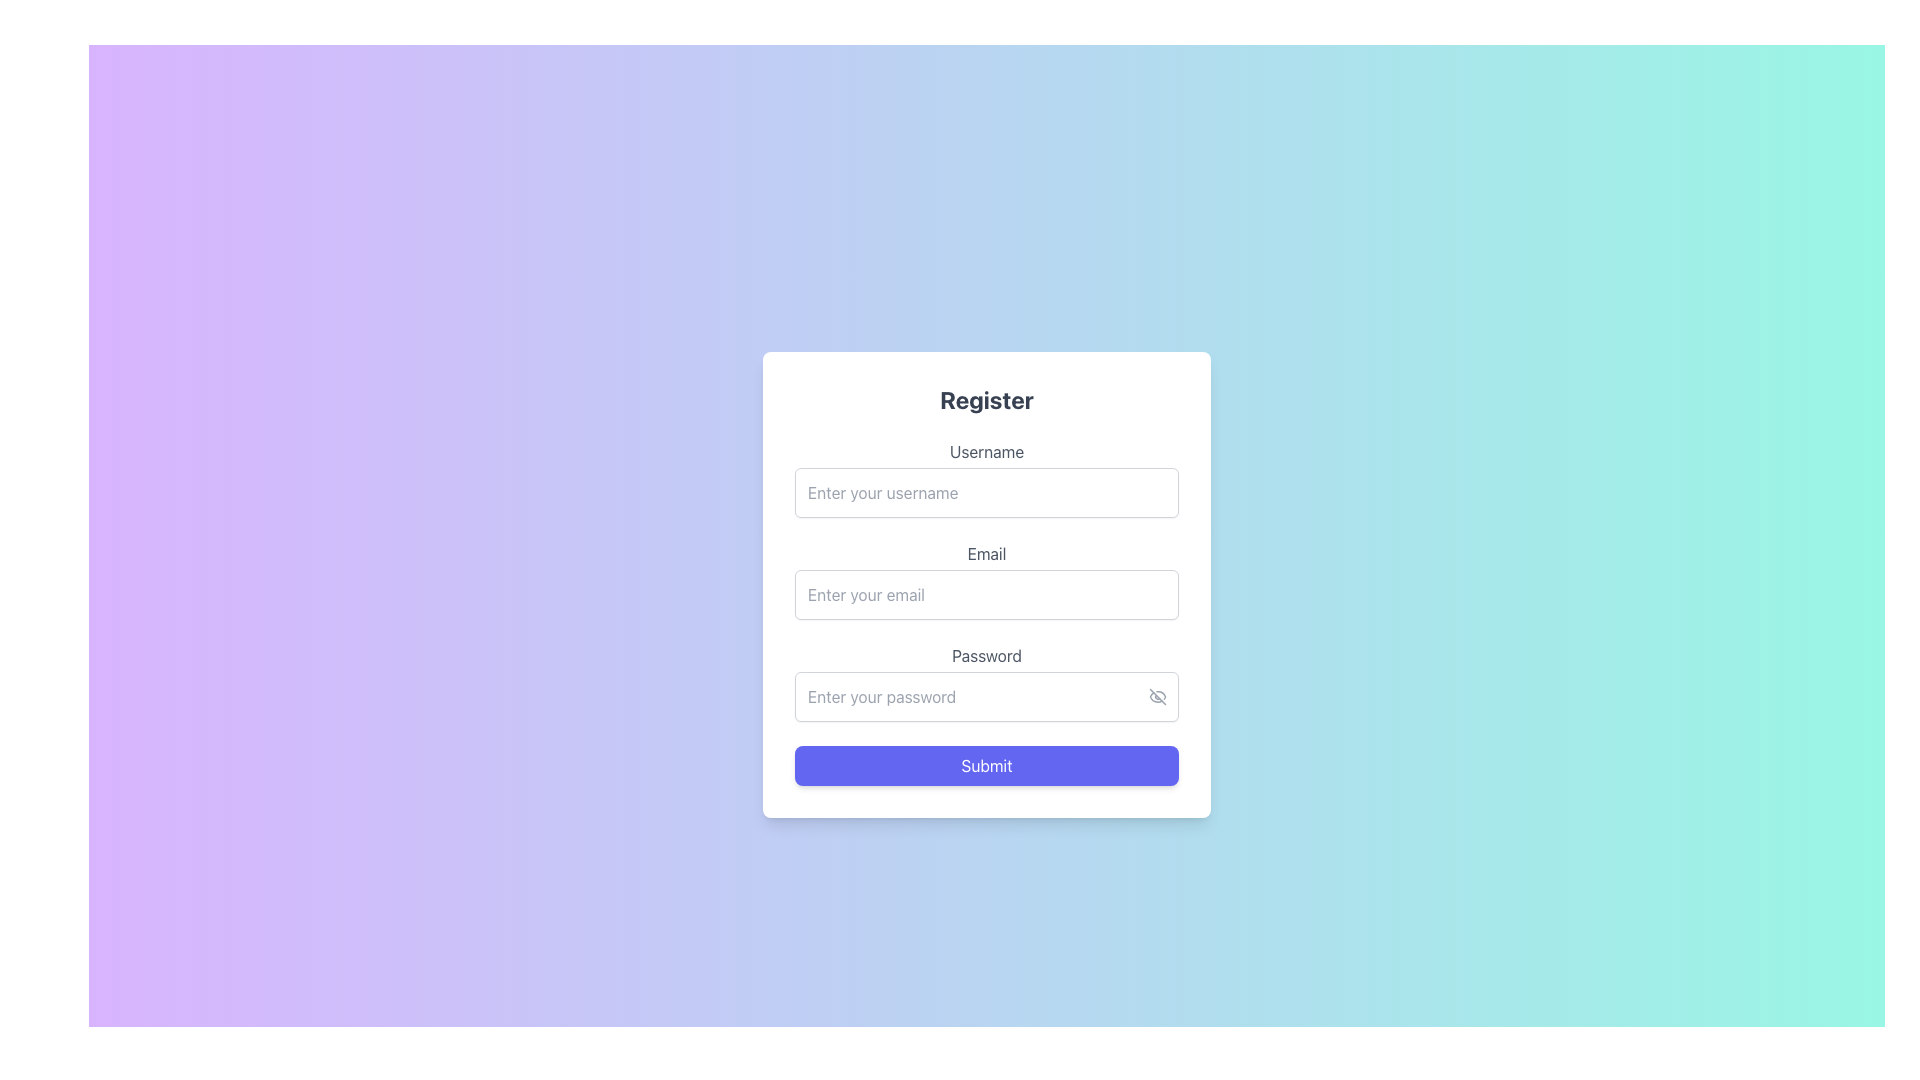 Image resolution: width=1920 pixels, height=1080 pixels. I want to click on the 'Email Address' label located above the email input field in the 'Register' form, so click(987, 554).